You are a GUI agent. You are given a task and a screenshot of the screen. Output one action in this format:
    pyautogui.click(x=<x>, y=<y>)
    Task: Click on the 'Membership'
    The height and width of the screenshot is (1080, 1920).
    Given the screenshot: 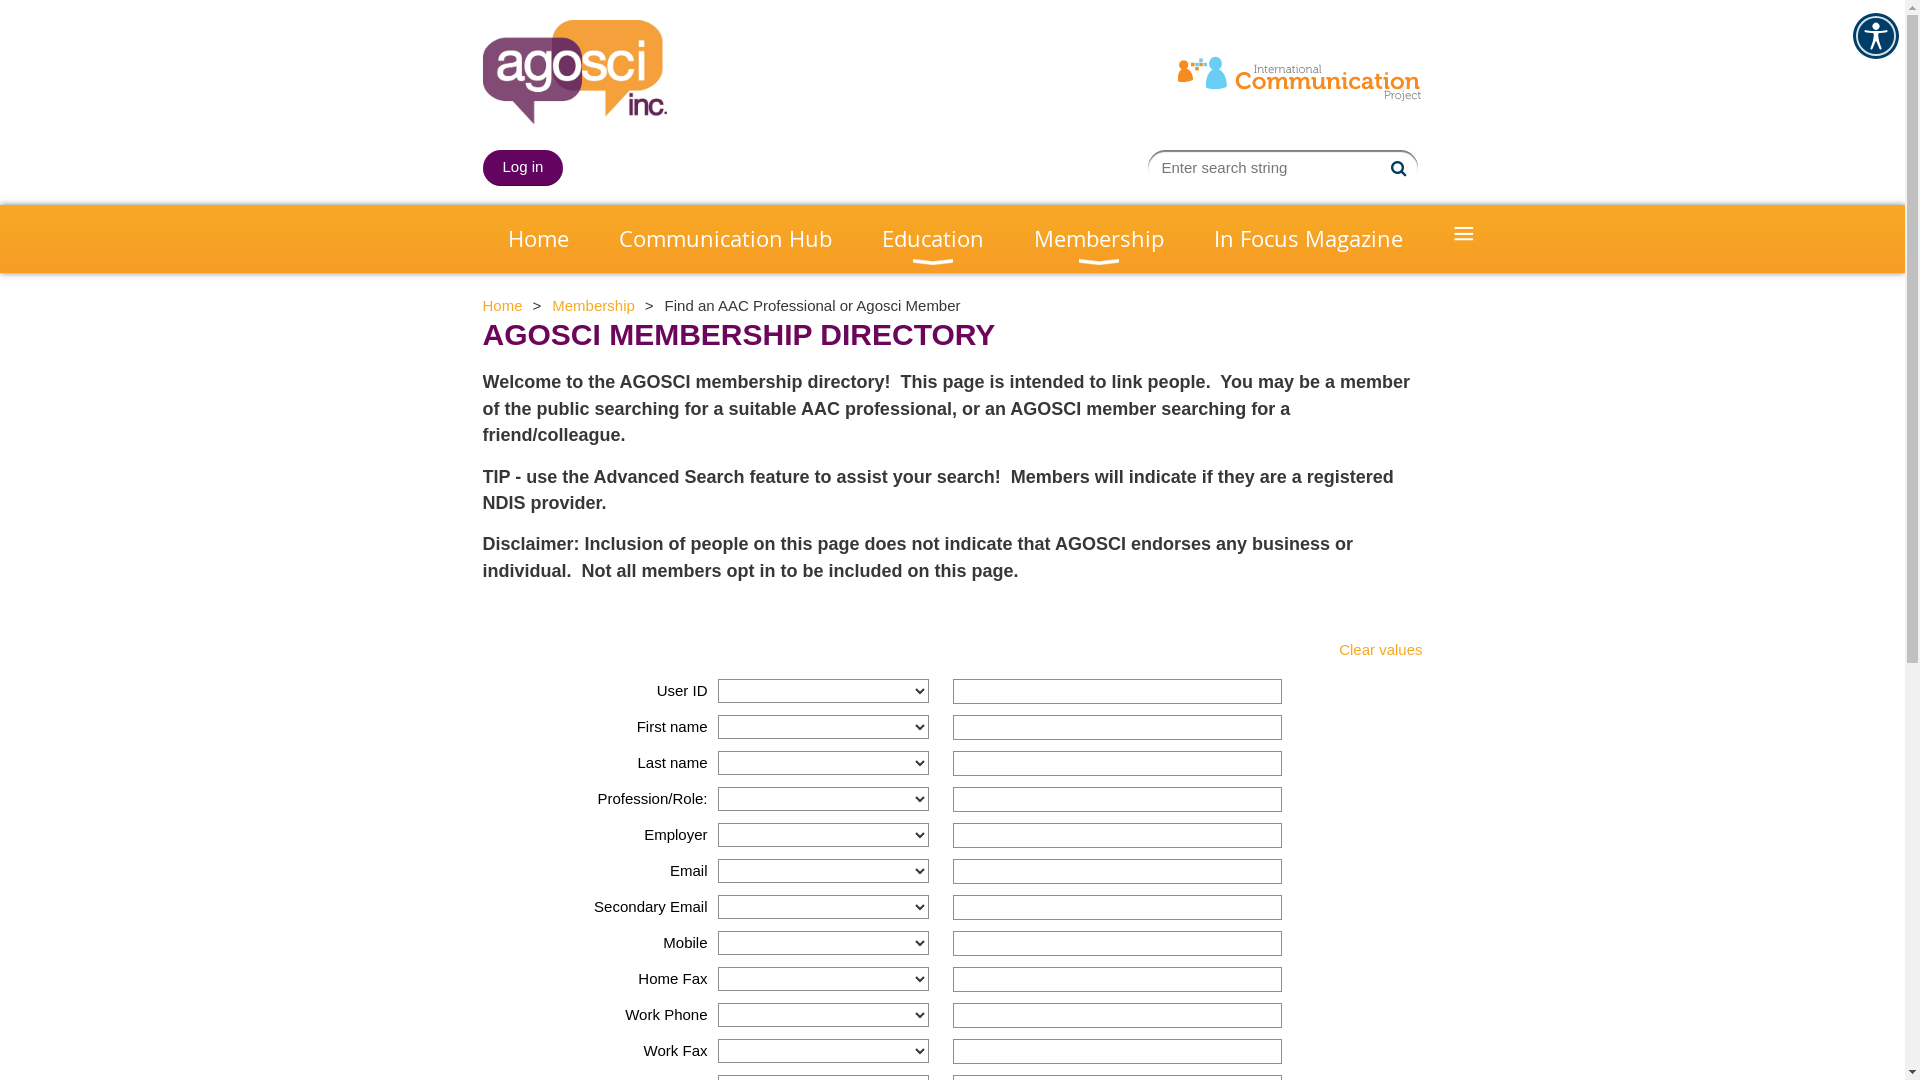 What is the action you would take?
    pyautogui.click(x=592, y=305)
    